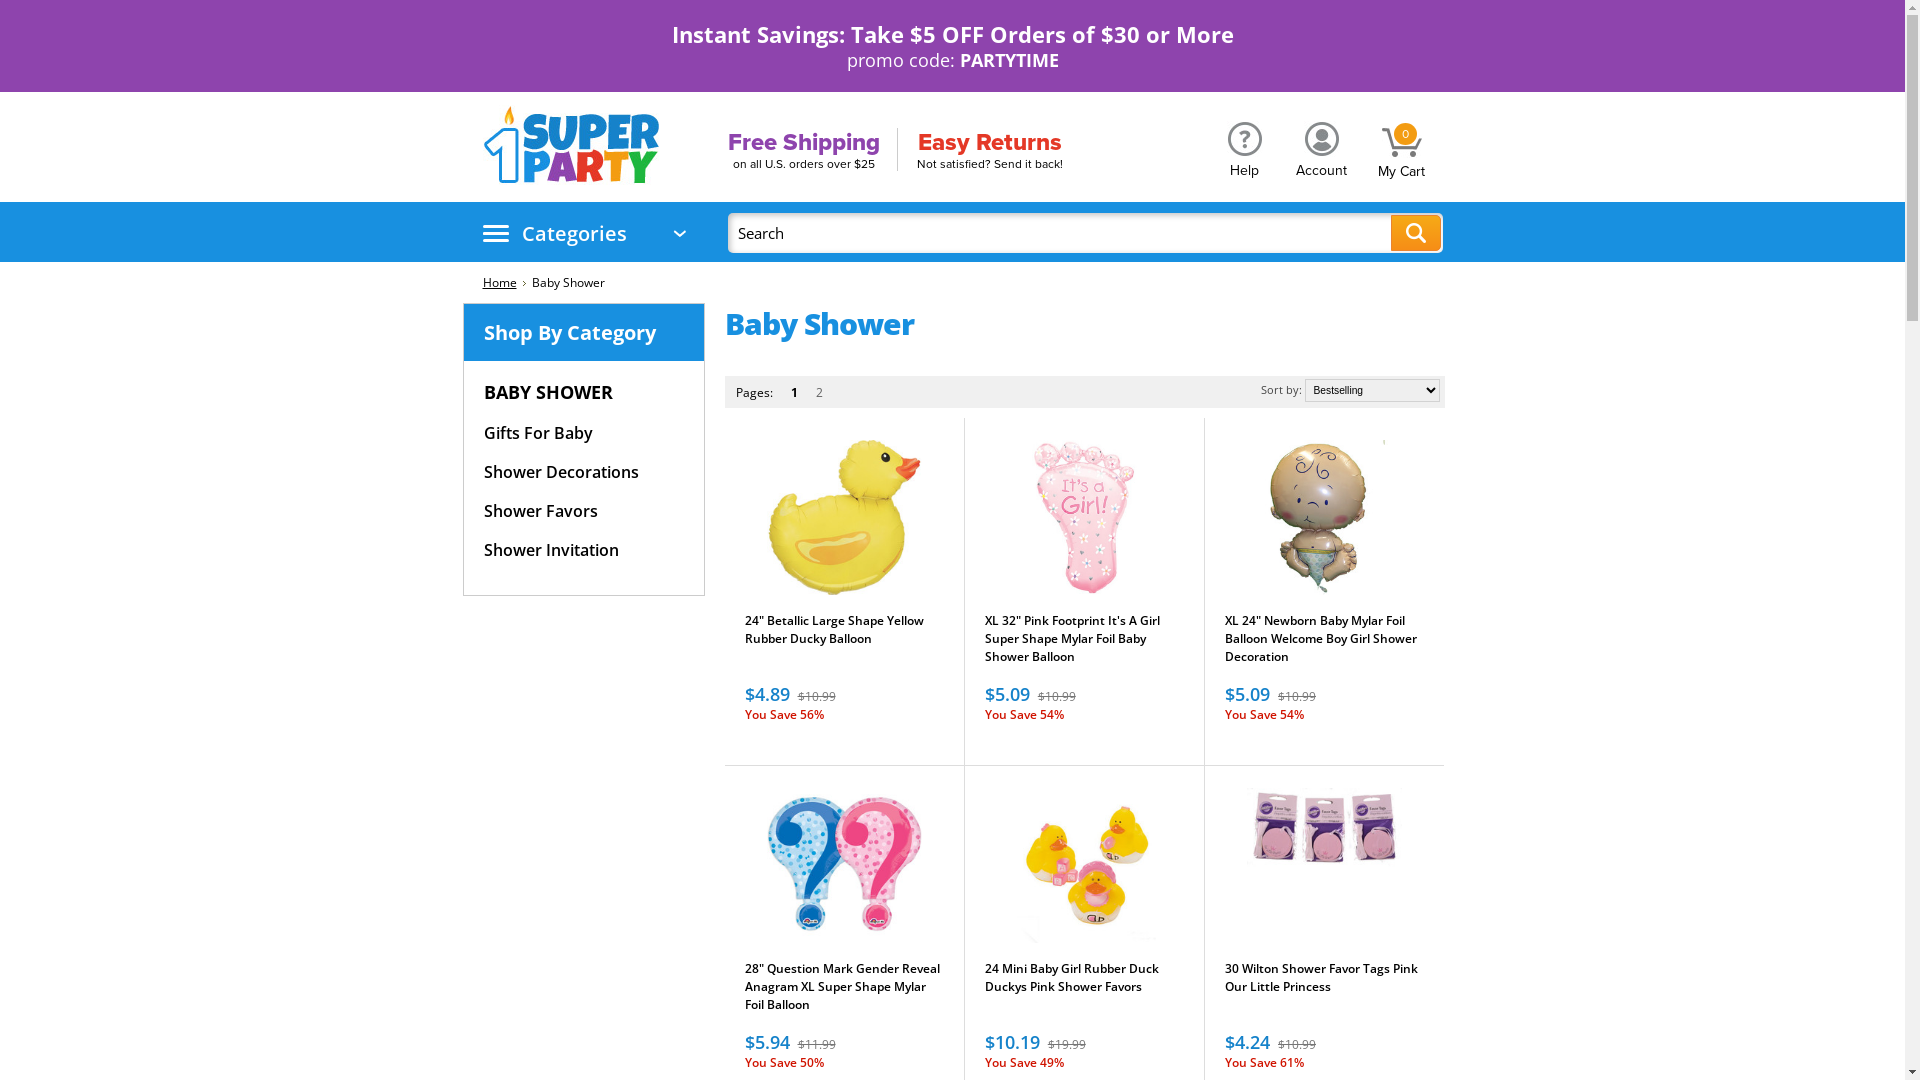  I want to click on 'Home', so click(503, 282).